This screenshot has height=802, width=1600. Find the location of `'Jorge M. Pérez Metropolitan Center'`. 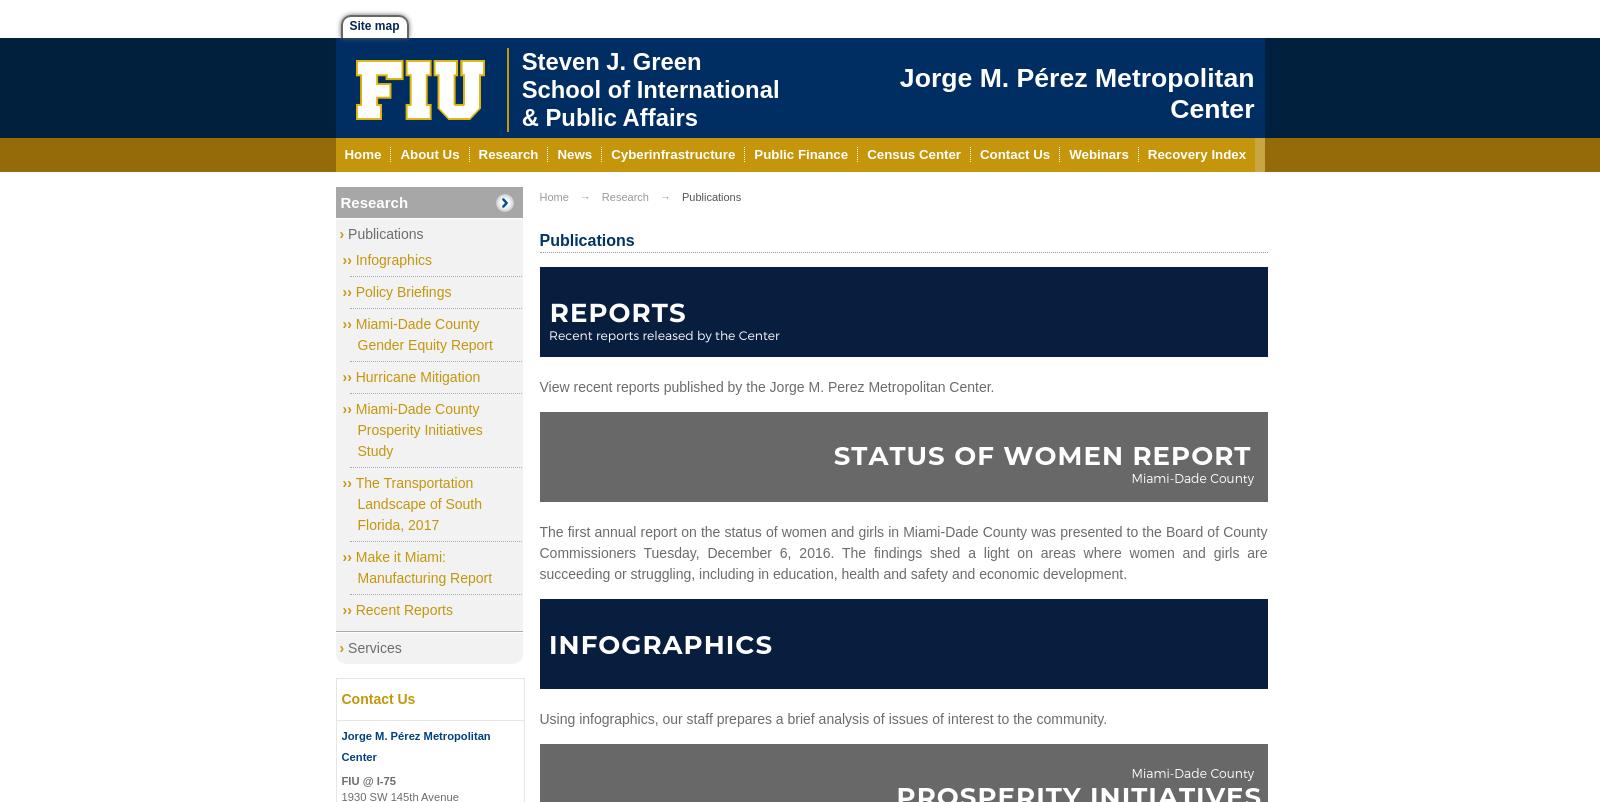

'Jorge M. Pérez Metropolitan Center' is located at coordinates (340, 746).